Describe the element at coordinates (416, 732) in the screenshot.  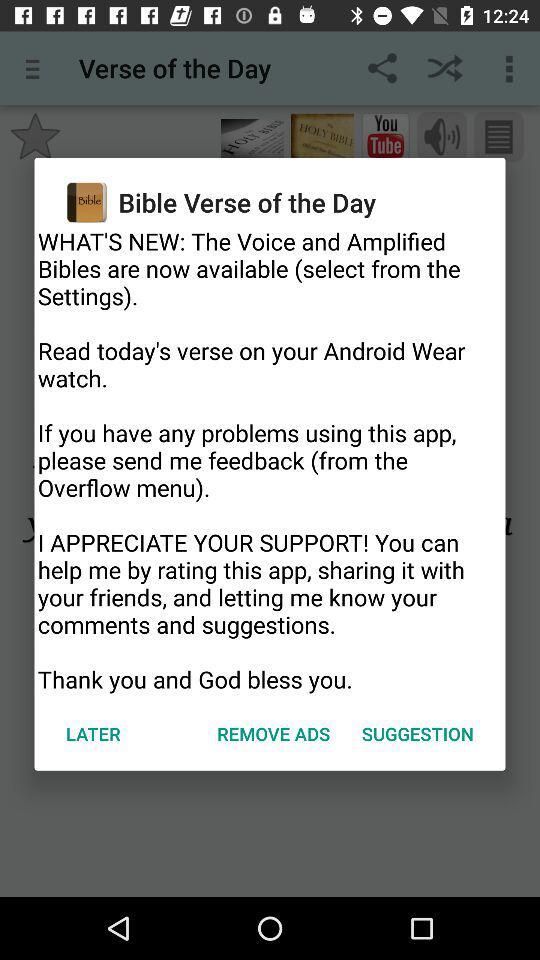
I see `the suggestion` at that location.